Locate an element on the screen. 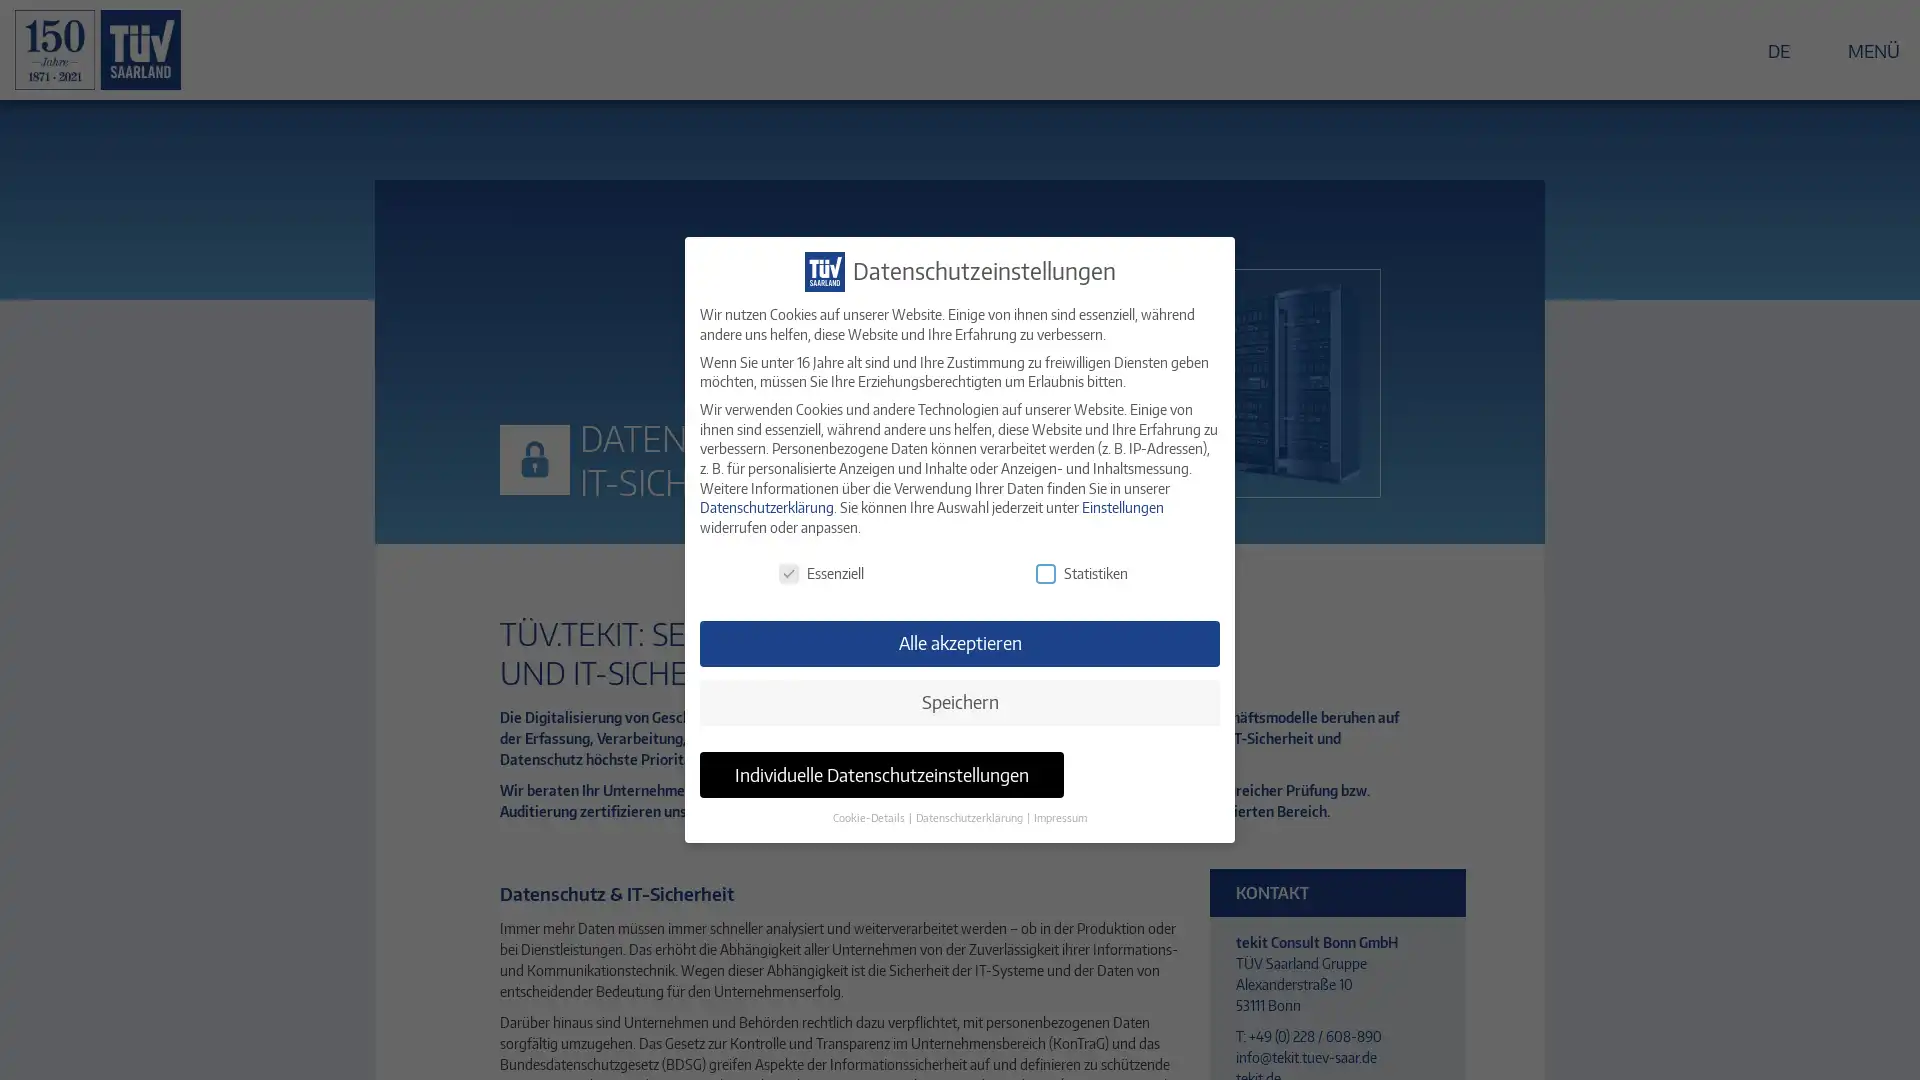 The image size is (1920, 1080). Impressum is located at coordinates (1059, 817).